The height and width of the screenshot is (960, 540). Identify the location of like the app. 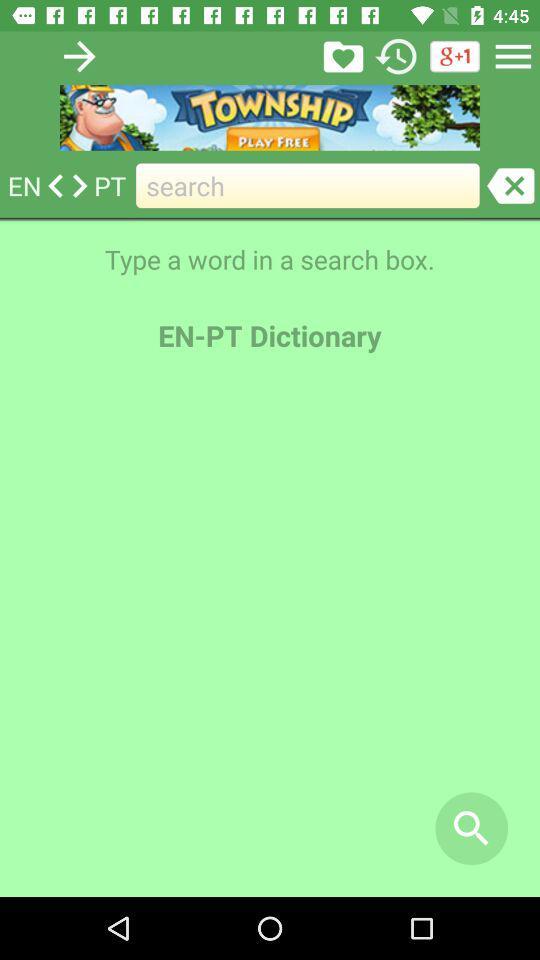
(342, 55).